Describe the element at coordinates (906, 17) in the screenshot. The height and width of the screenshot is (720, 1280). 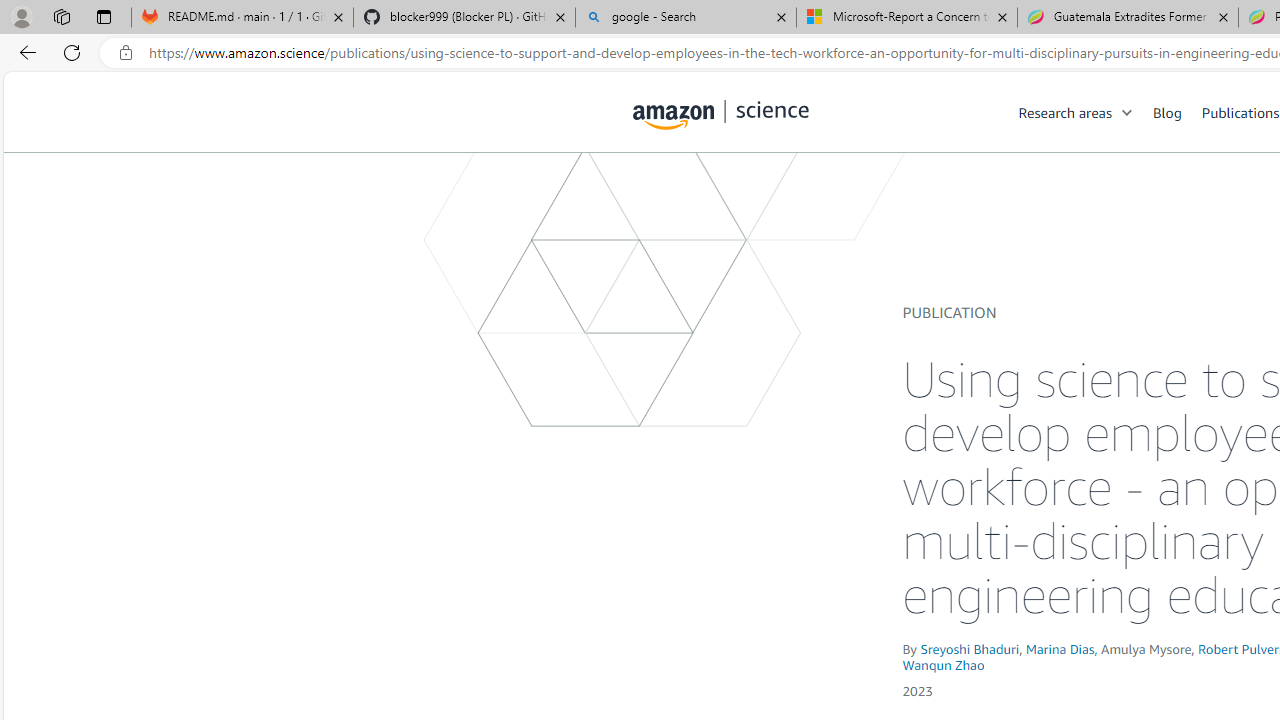
I see `'Microsoft-Report a Concern to Bing'` at that location.